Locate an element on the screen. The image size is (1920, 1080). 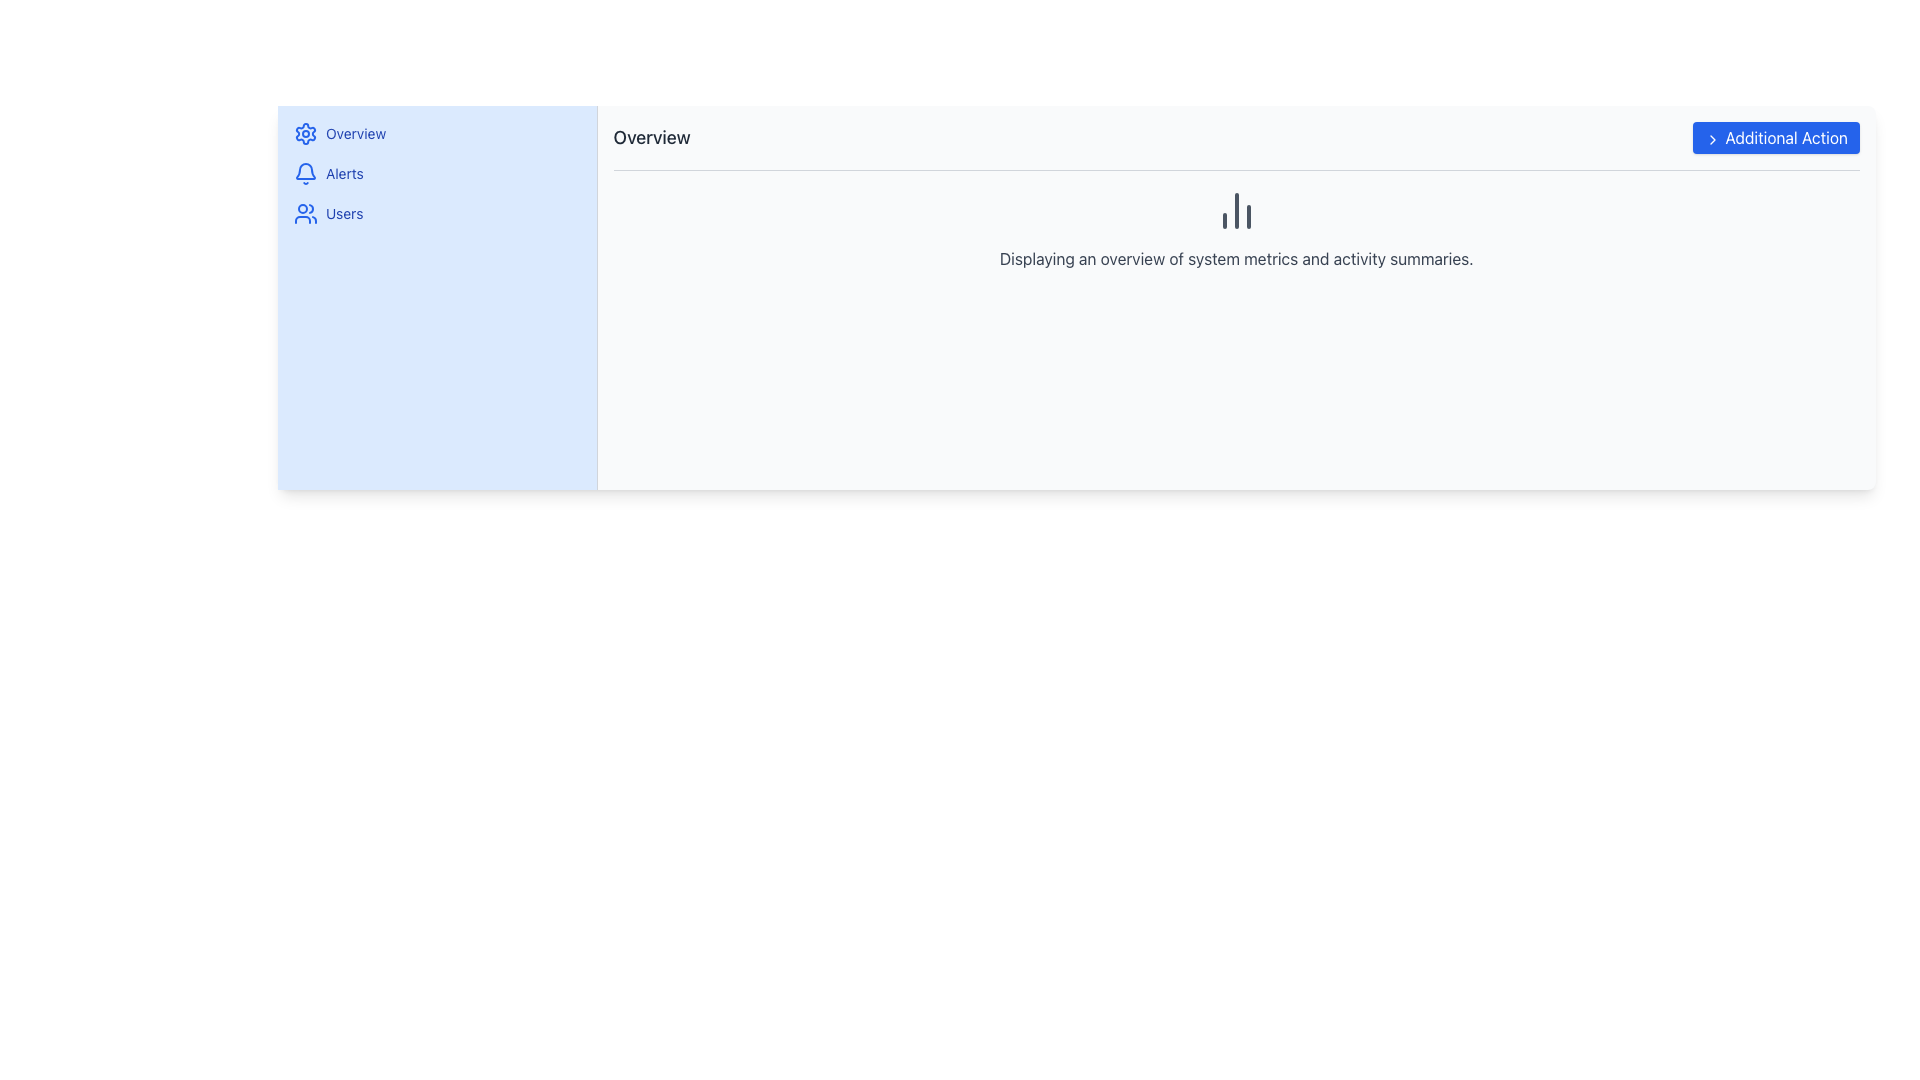
the 'Additional Action' button located at the top-right corner of the 'Overview' section is located at coordinates (1776, 137).